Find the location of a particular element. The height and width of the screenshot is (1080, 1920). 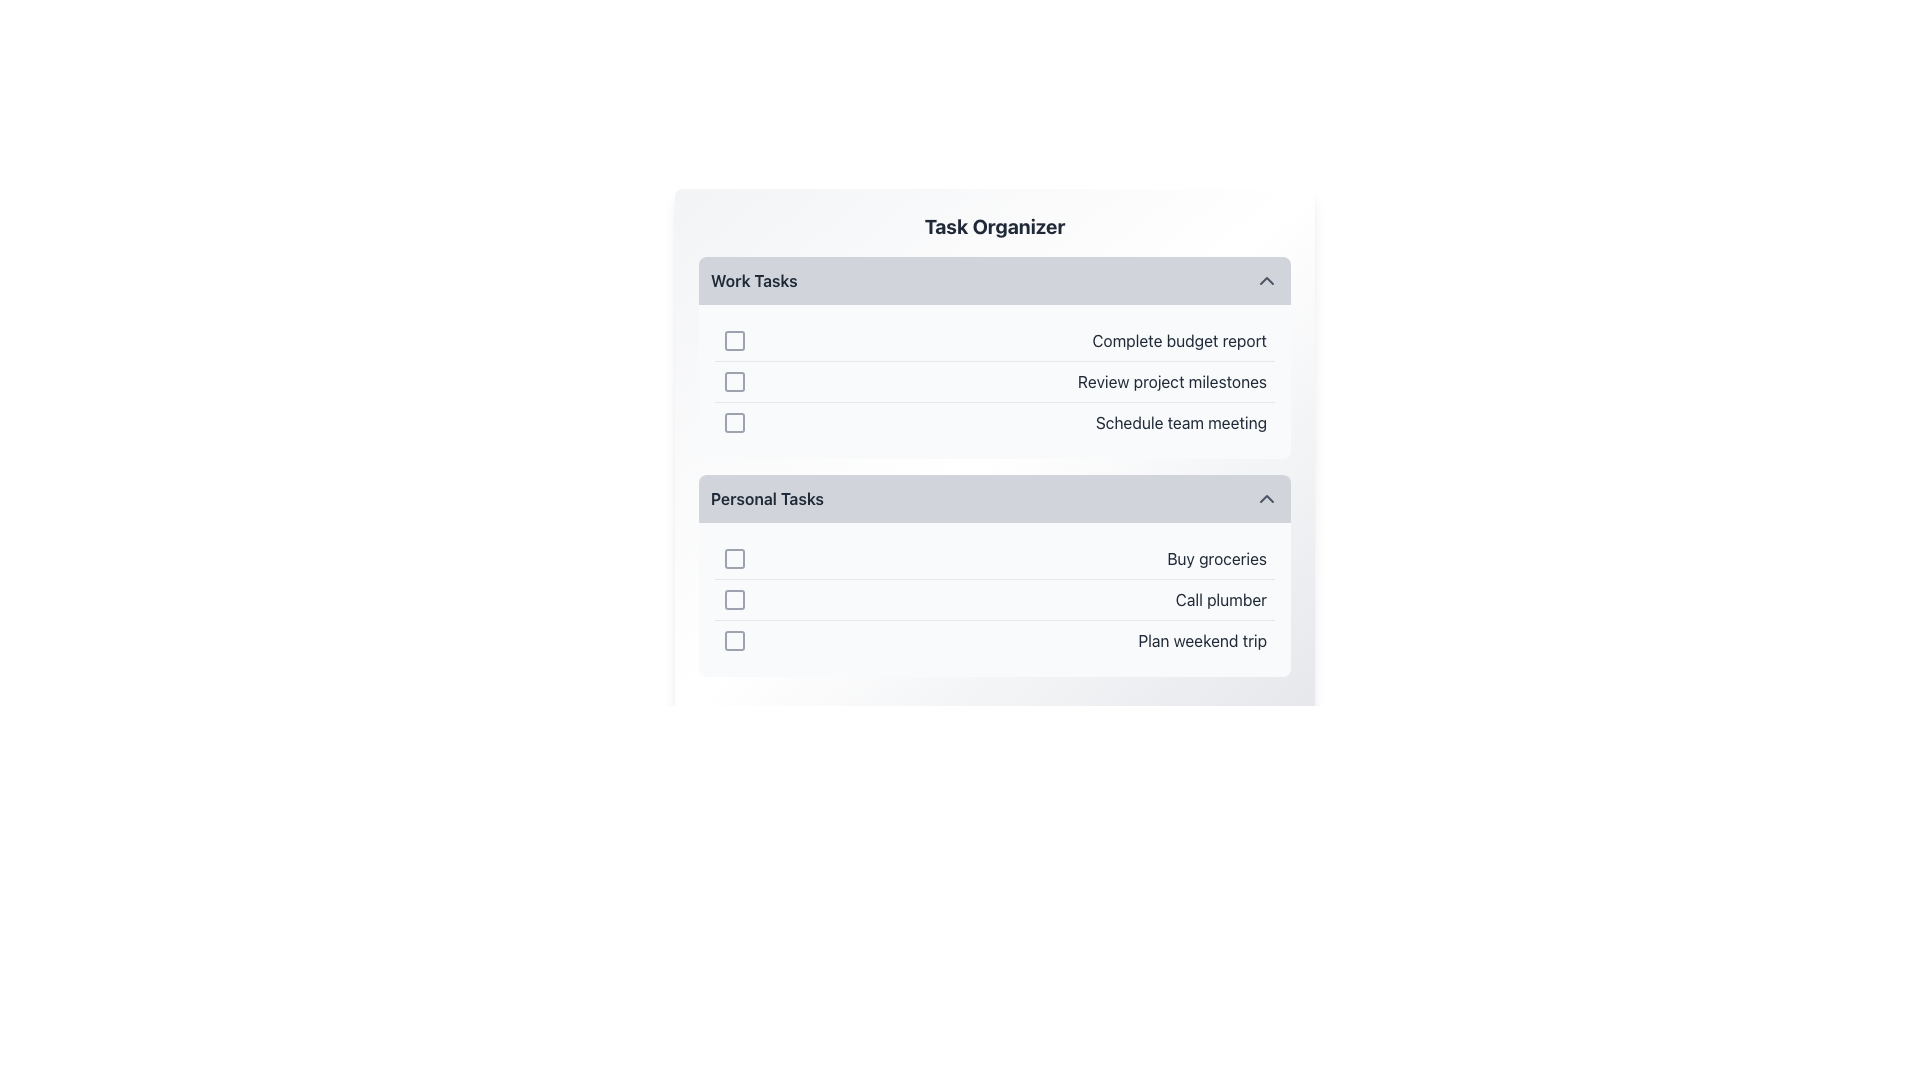

the 'Call plumber' task label located in the 'Personal Tasks' section, which is the middle item in a three-item list next to an interactive checkbox is located at coordinates (1220, 599).